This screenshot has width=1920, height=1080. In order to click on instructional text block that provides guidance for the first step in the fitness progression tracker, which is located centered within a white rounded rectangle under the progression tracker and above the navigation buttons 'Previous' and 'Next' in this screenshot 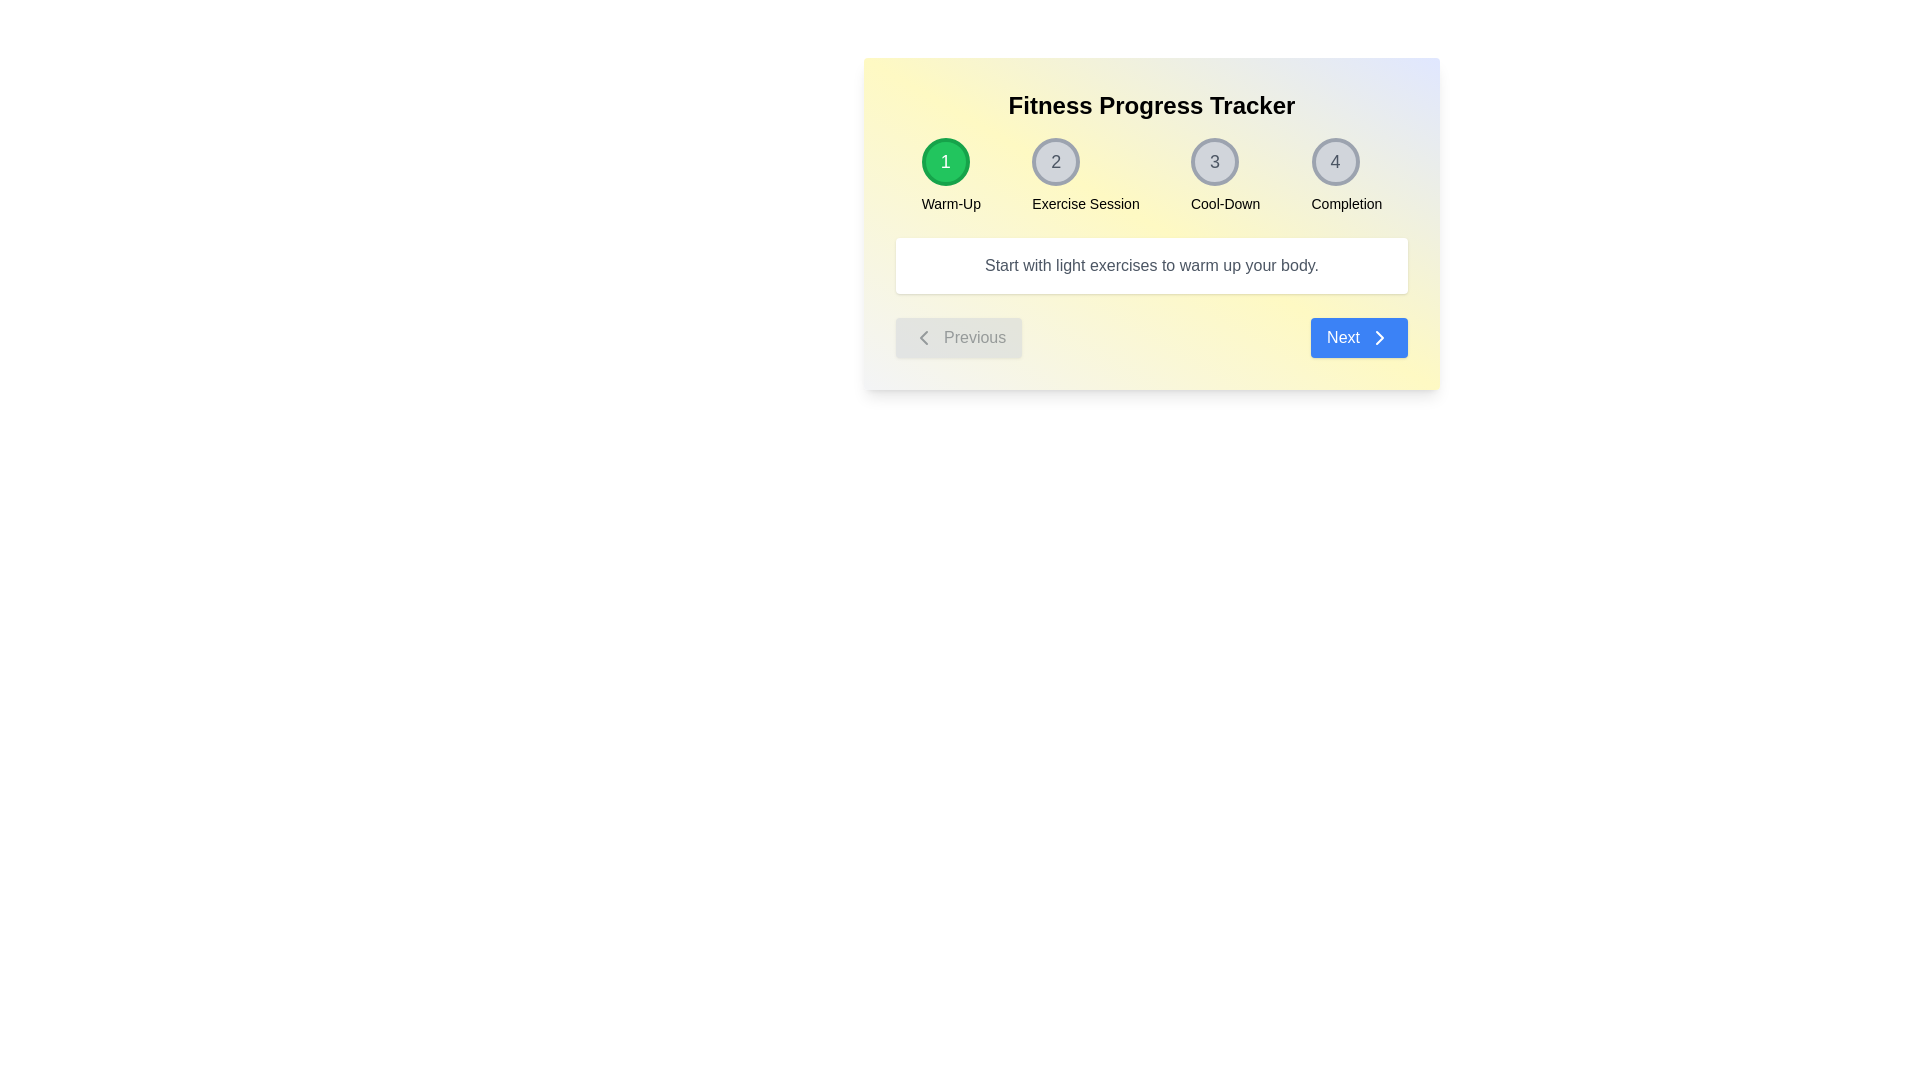, I will do `click(1152, 265)`.